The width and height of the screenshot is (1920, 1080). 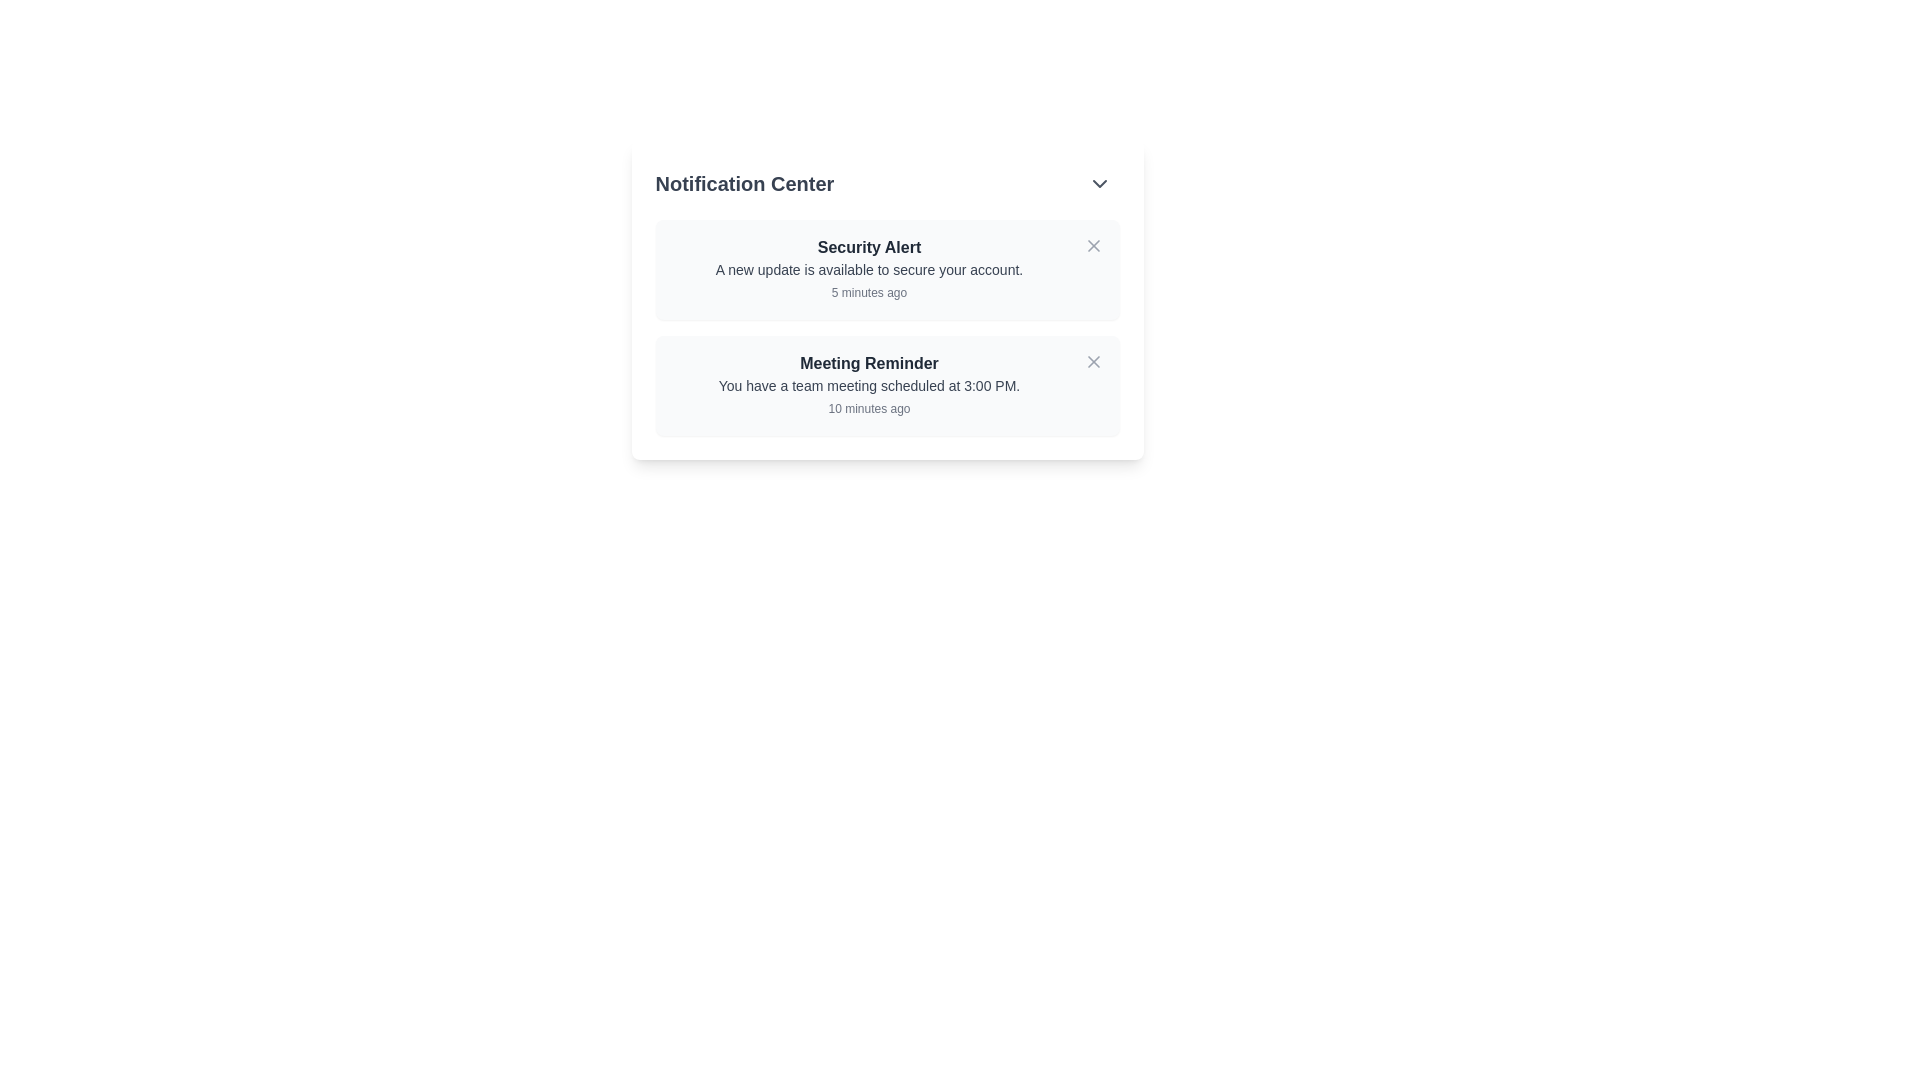 I want to click on text from the Text Label that provides details about the security alert notification, which is located in the Notification Center interface and is positioned between the heading 'Security Alert' and the timestamp '5 minutes ago', so click(x=869, y=270).